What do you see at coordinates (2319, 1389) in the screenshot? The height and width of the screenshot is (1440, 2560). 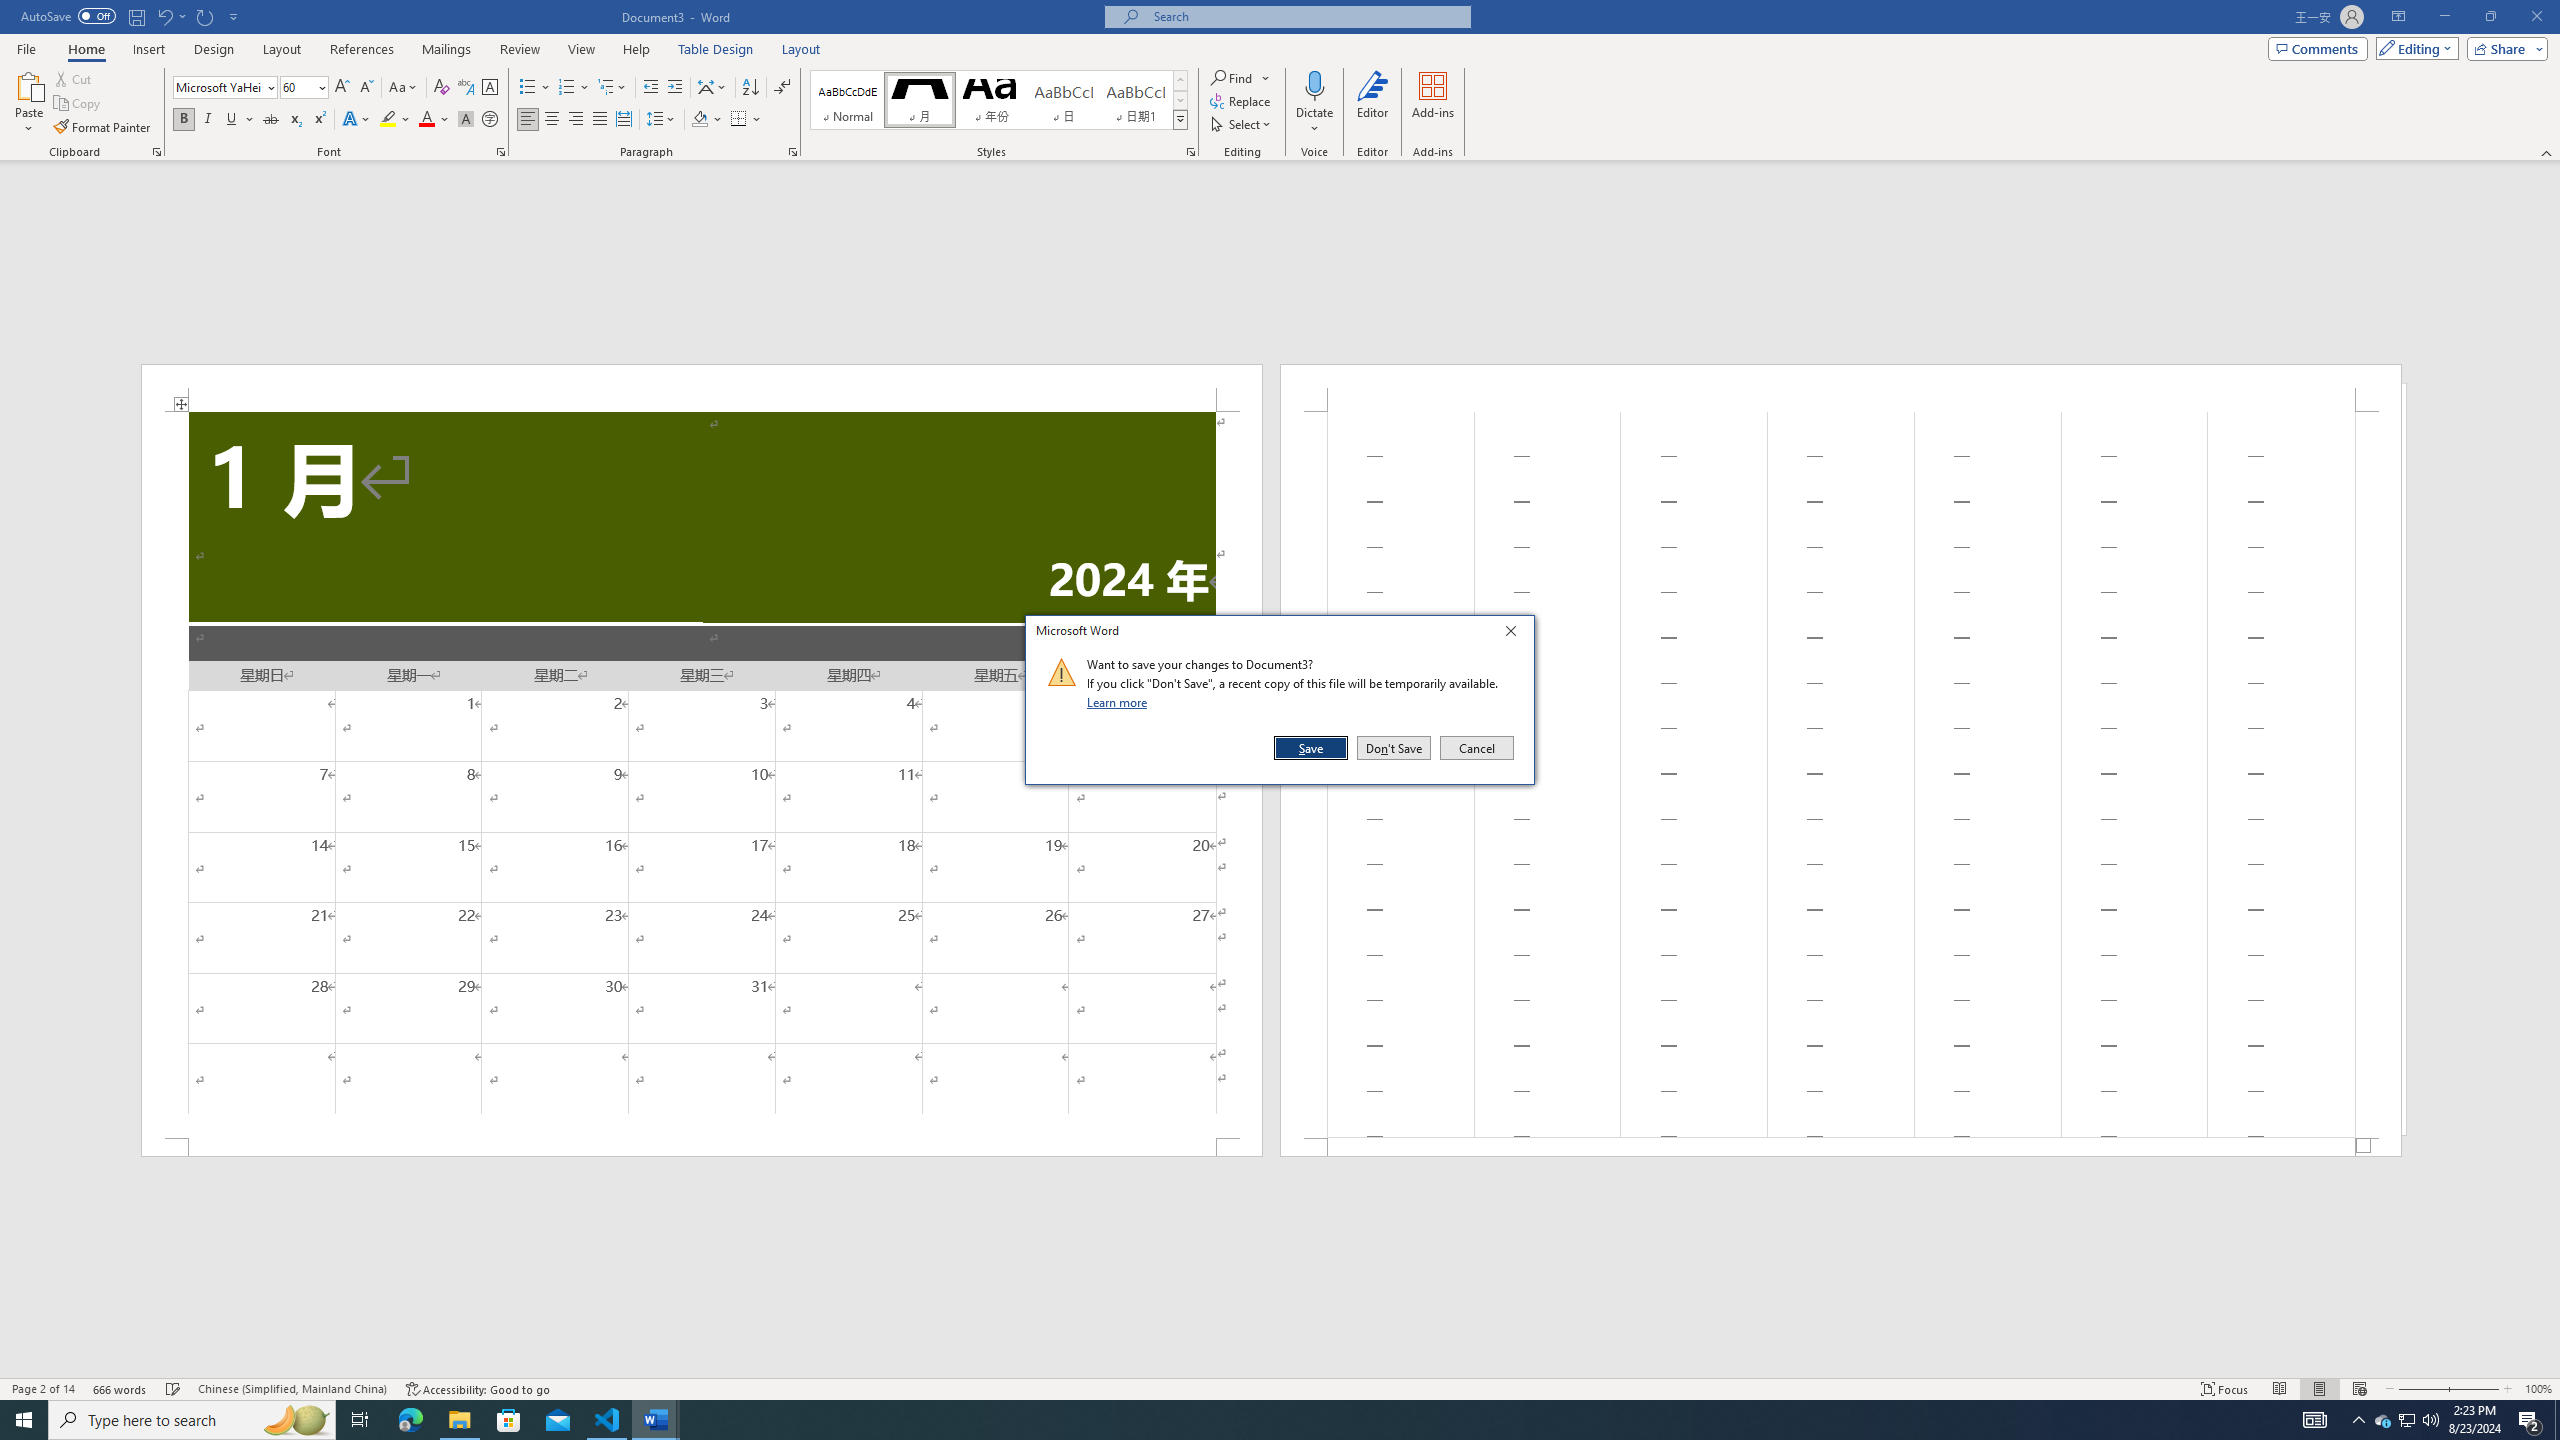 I see `'Print Layout'` at bounding box center [2319, 1389].